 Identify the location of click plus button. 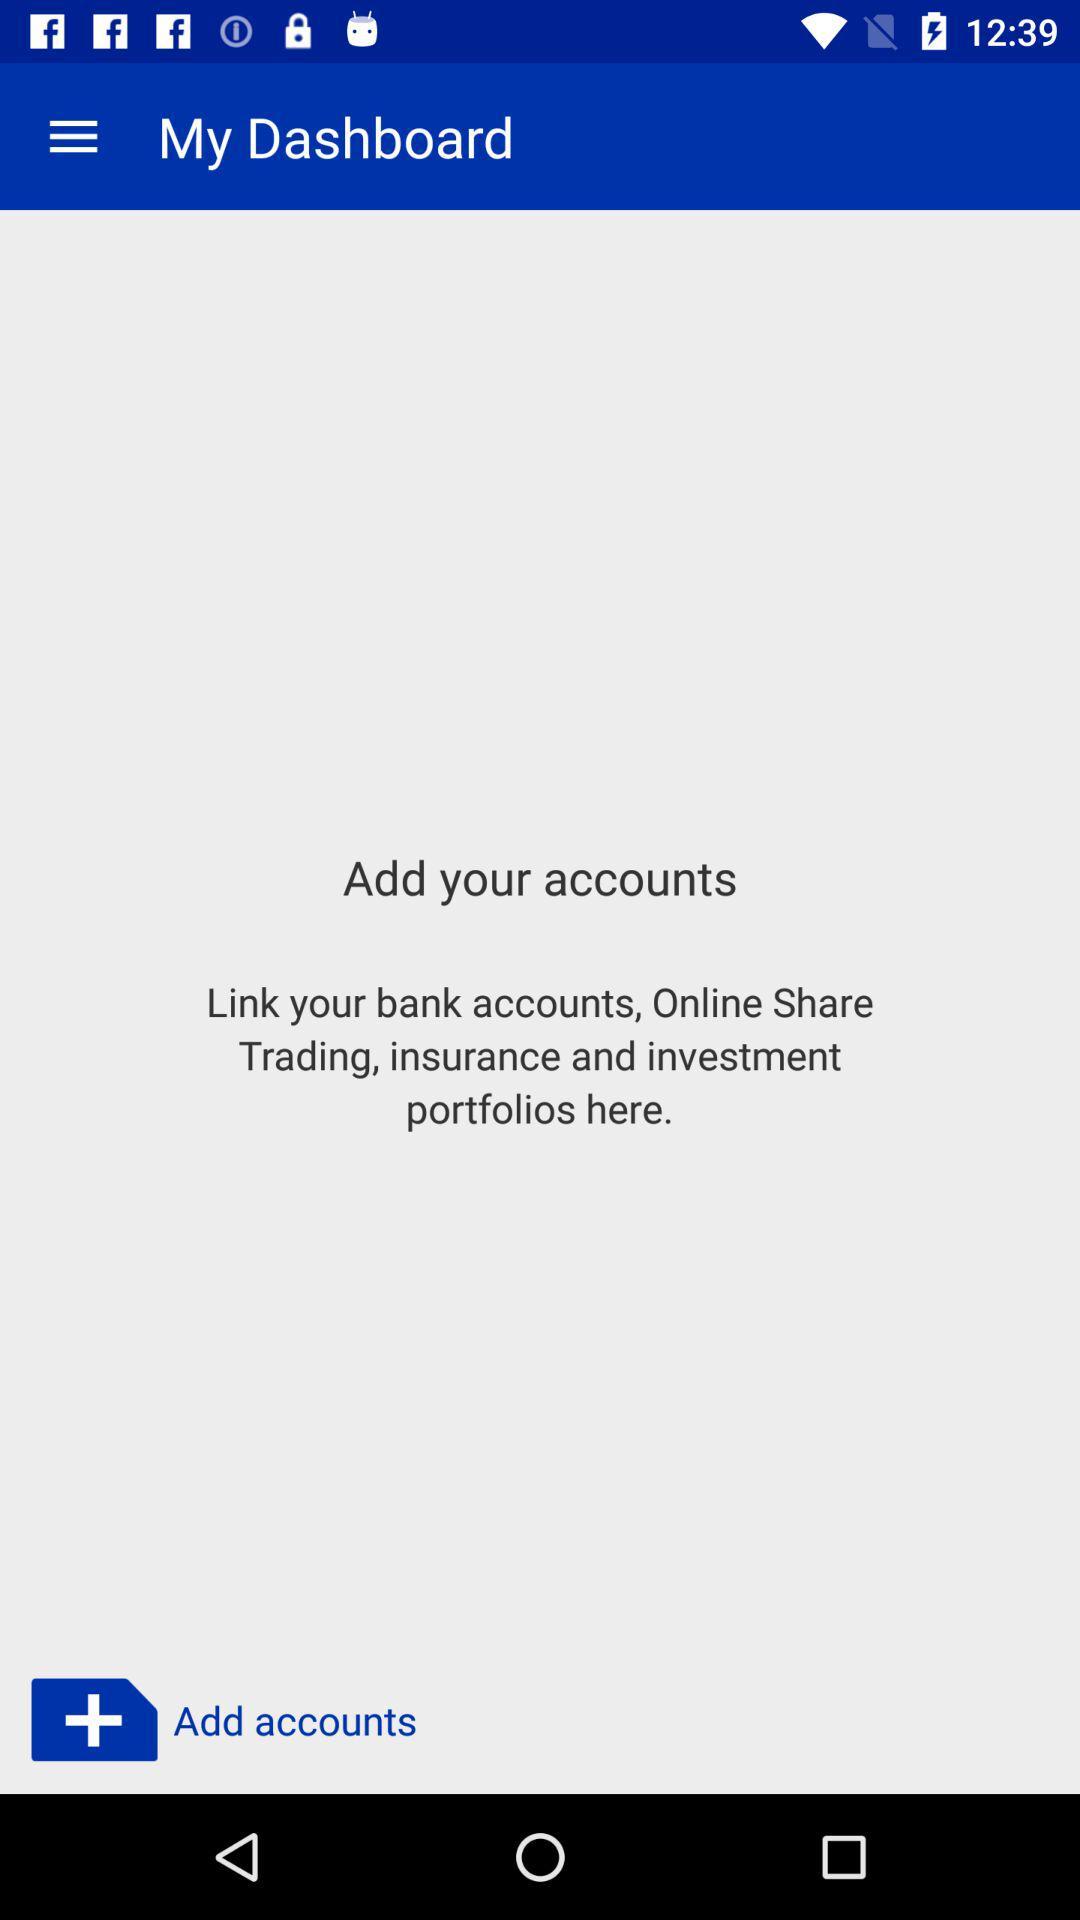
(94, 1719).